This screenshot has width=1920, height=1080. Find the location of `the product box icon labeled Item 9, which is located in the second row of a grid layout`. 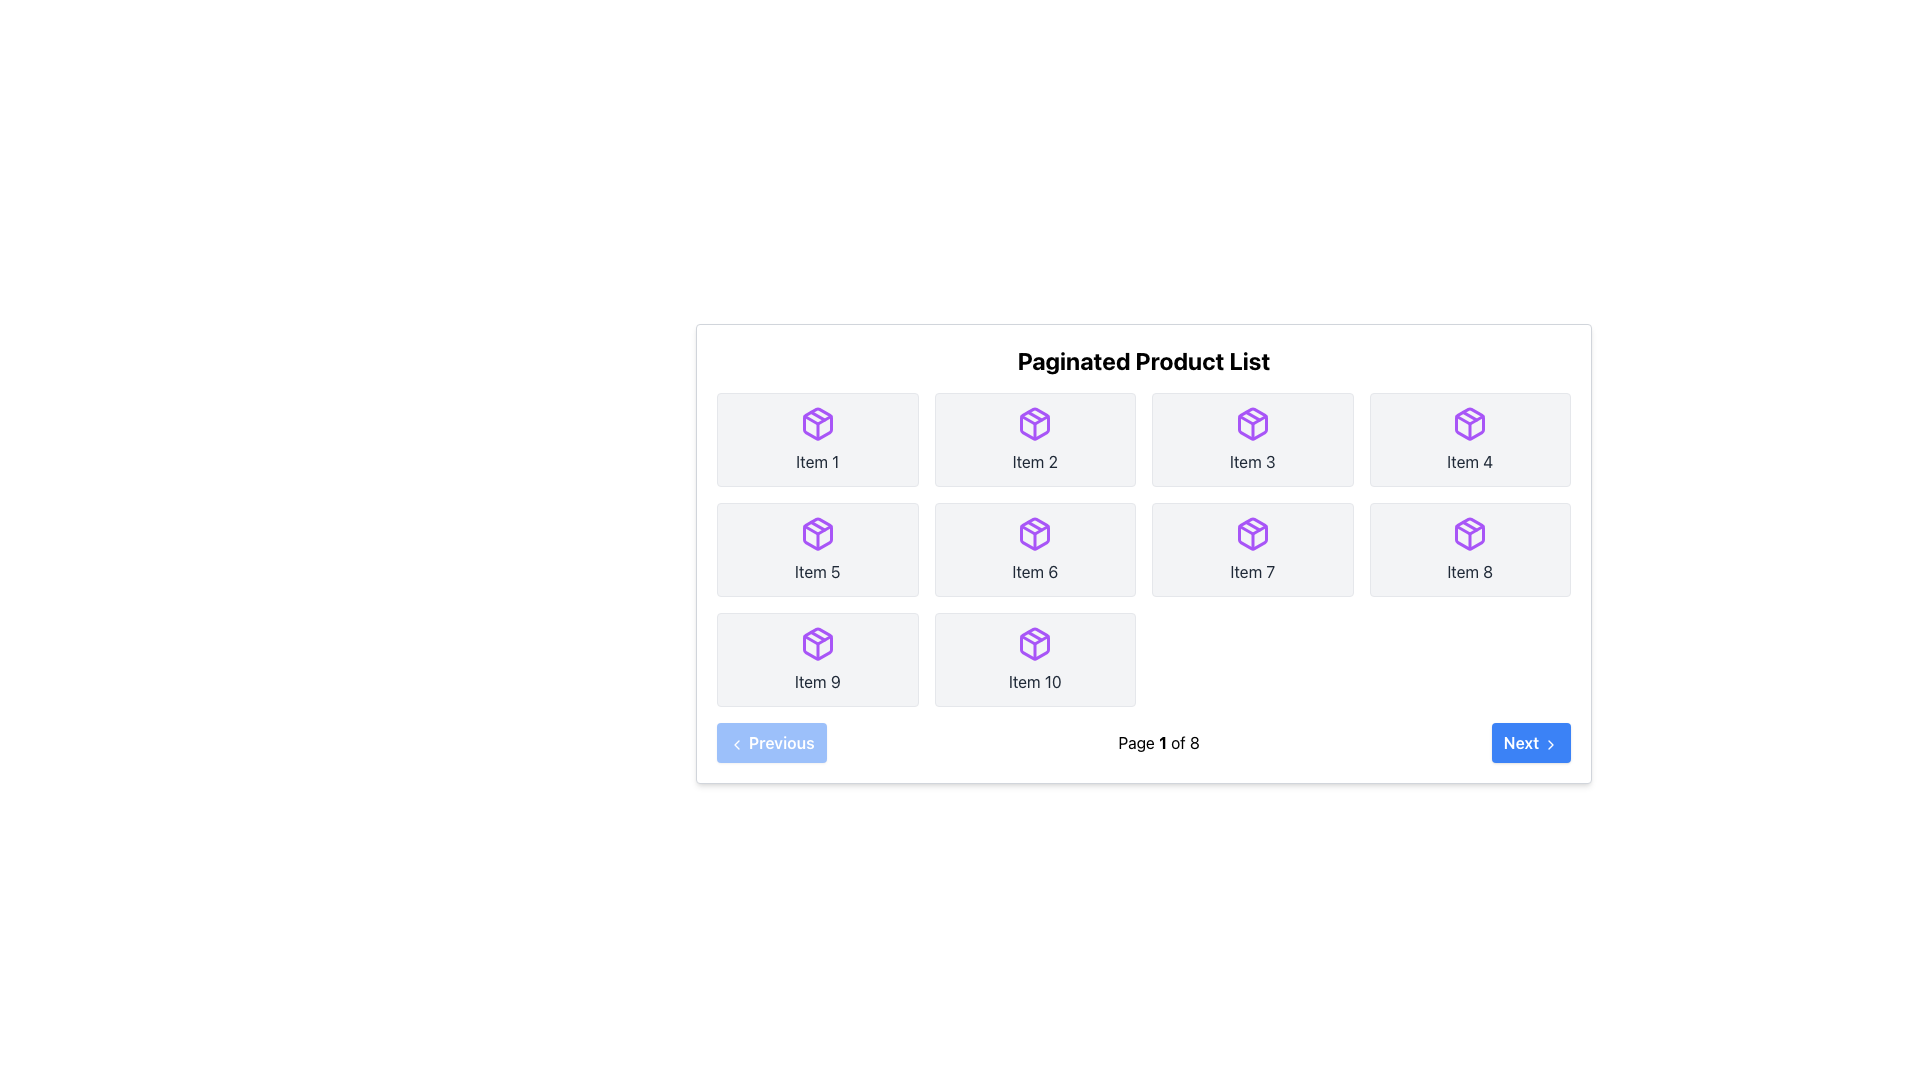

the product box icon labeled Item 9, which is located in the second row of a grid layout is located at coordinates (817, 644).